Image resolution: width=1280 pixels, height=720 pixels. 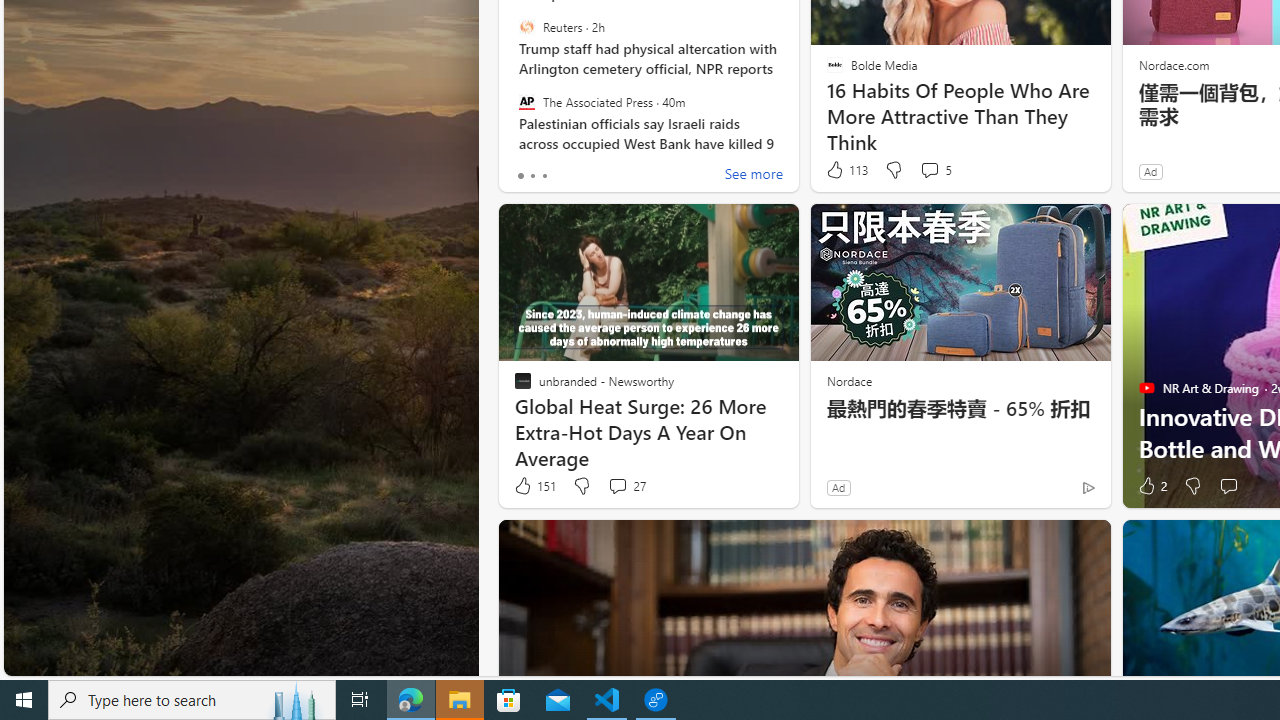 What do you see at coordinates (534, 486) in the screenshot?
I see `'151 Like'` at bounding box center [534, 486].